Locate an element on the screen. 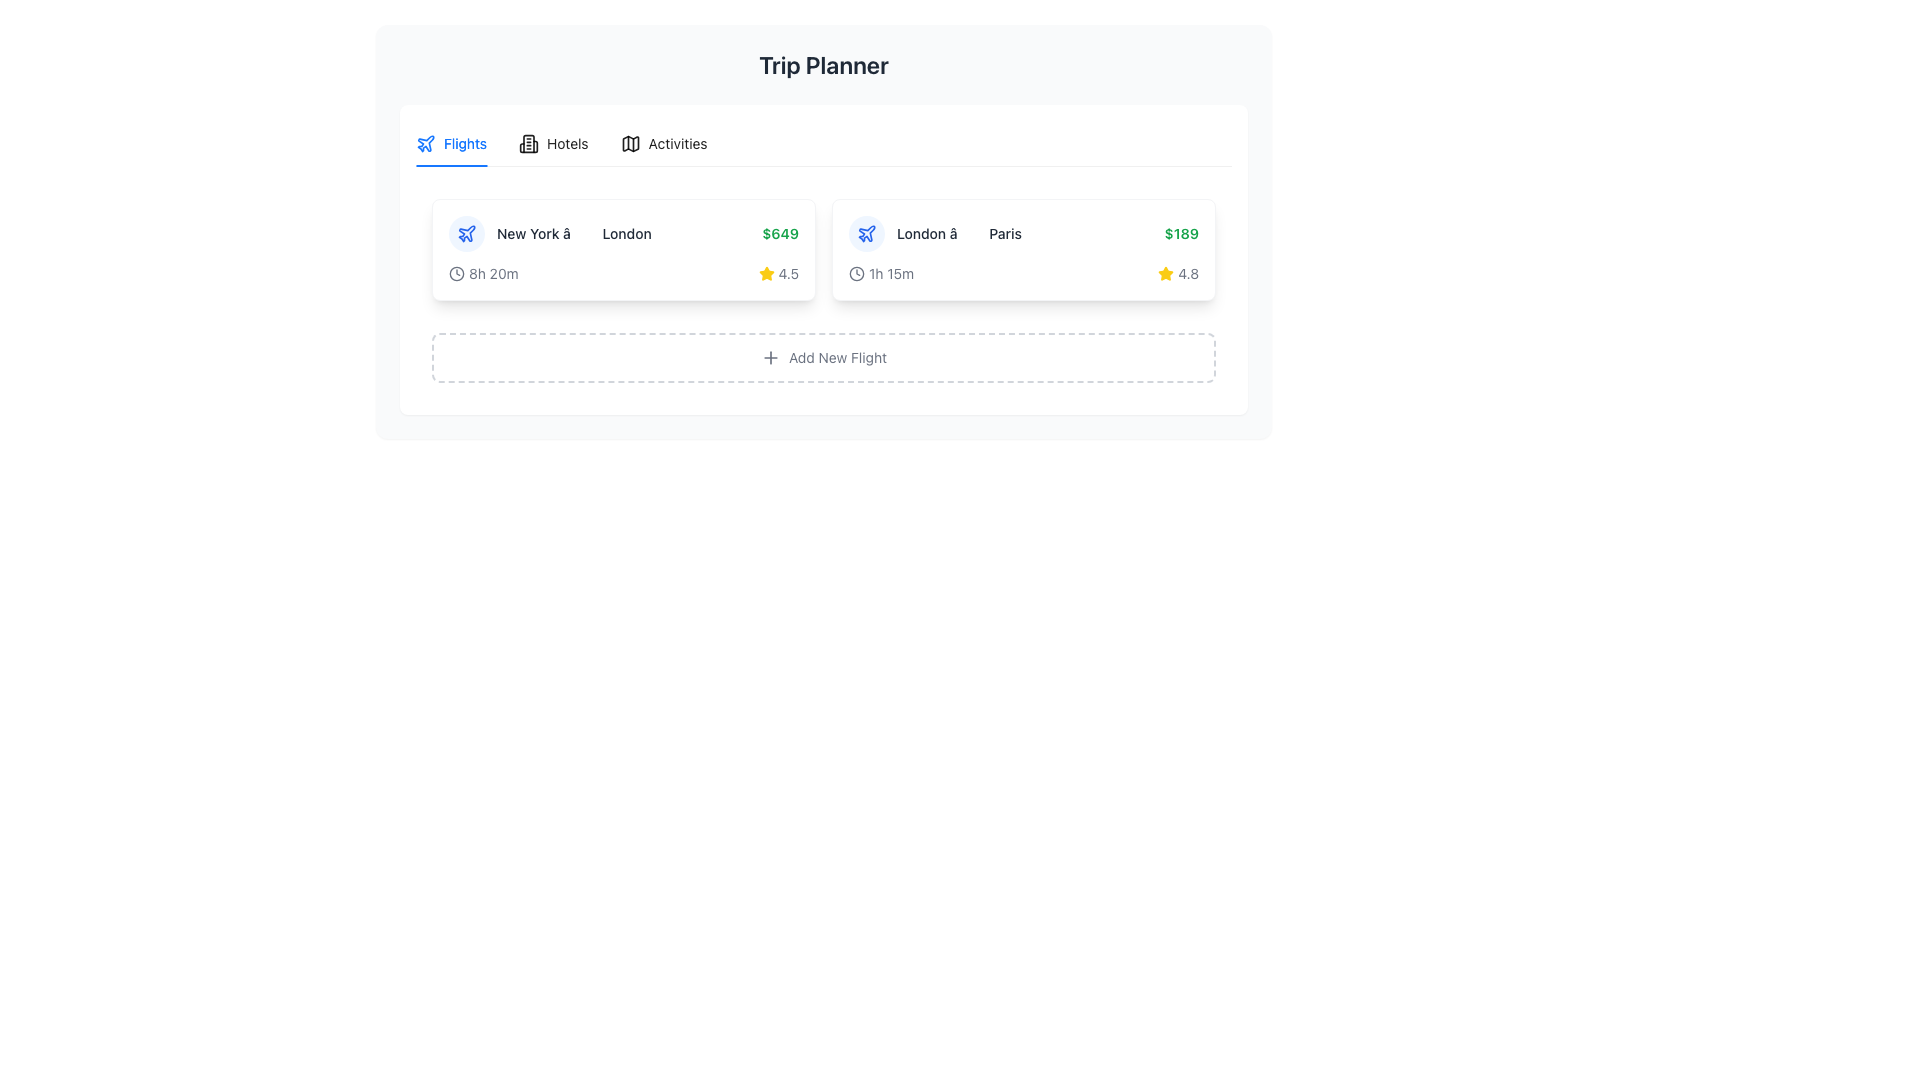 The height and width of the screenshot is (1080, 1920). the 'Hotels' icon in the navigation bar is located at coordinates (528, 142).